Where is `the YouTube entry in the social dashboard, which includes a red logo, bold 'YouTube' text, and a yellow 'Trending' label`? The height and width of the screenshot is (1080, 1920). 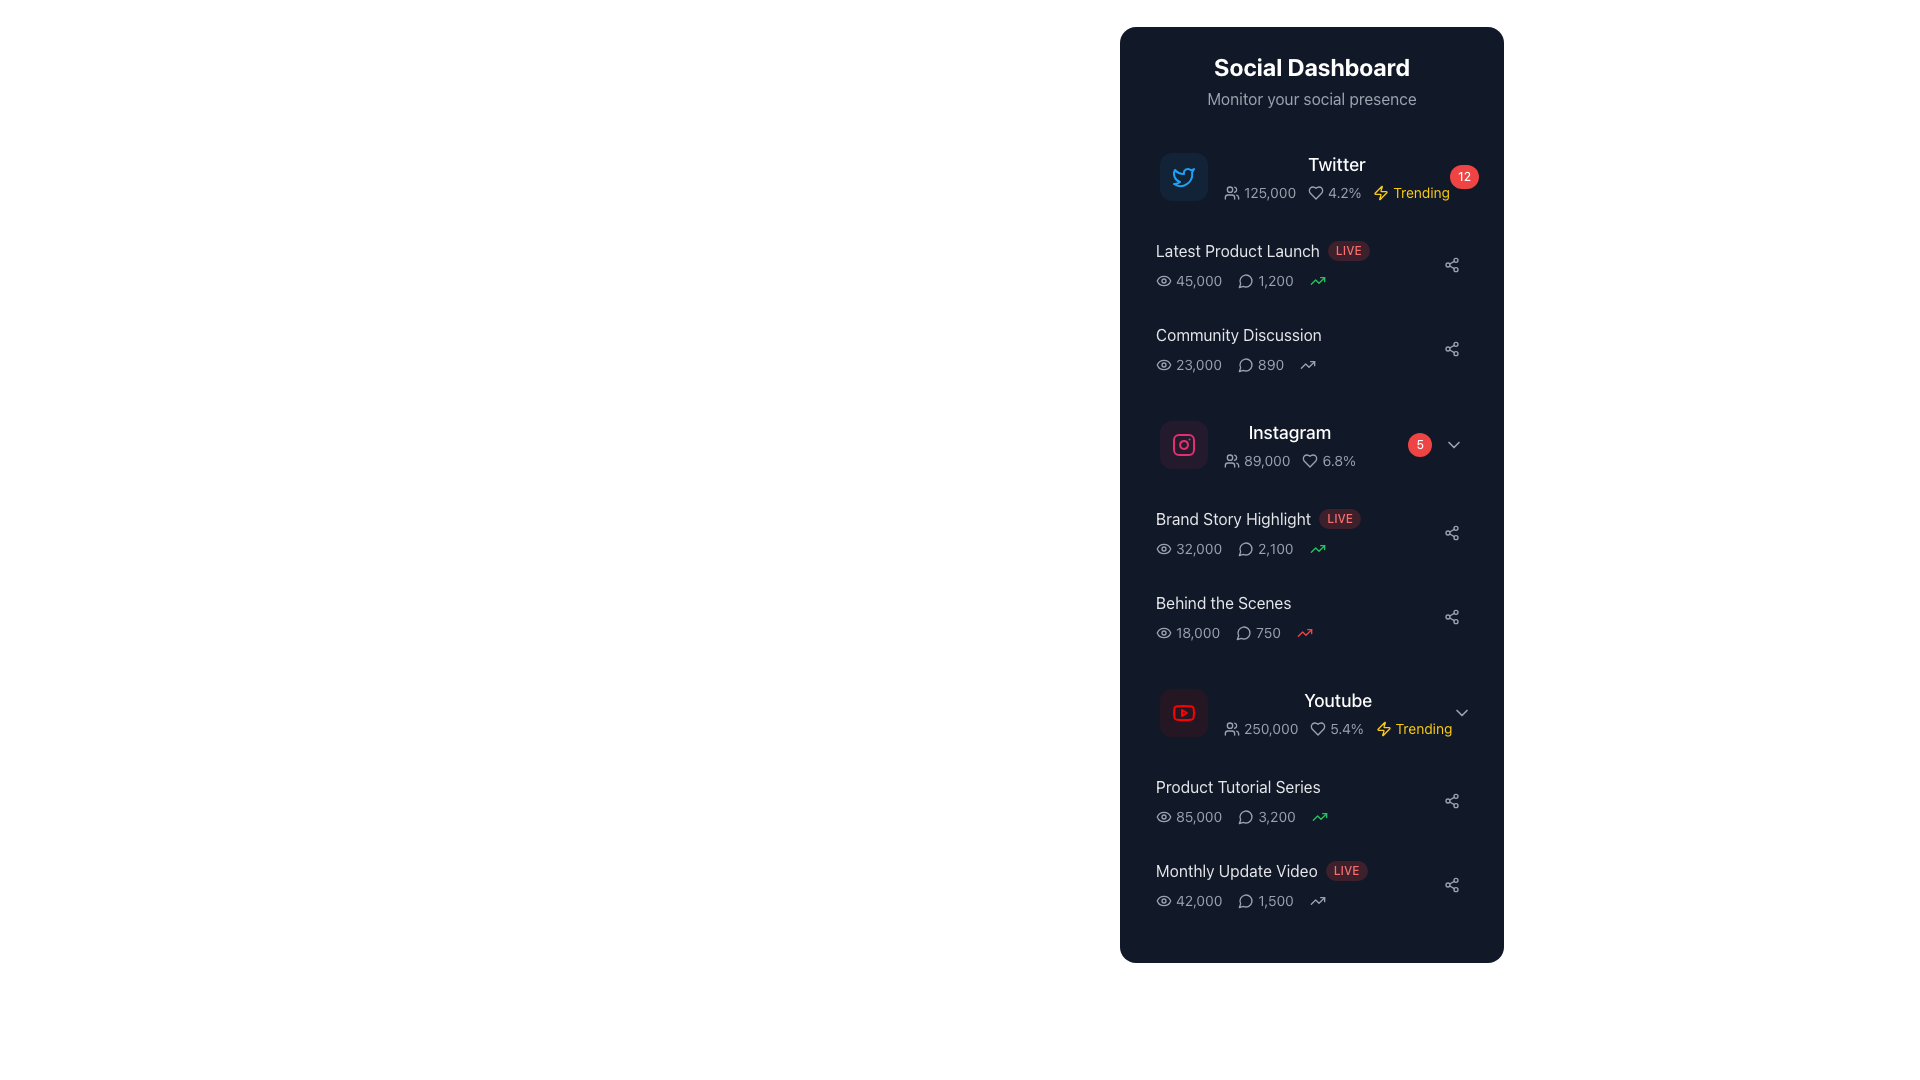
the YouTube entry in the social dashboard, which includes a red logo, bold 'YouTube' text, and a yellow 'Trending' label is located at coordinates (1306, 712).